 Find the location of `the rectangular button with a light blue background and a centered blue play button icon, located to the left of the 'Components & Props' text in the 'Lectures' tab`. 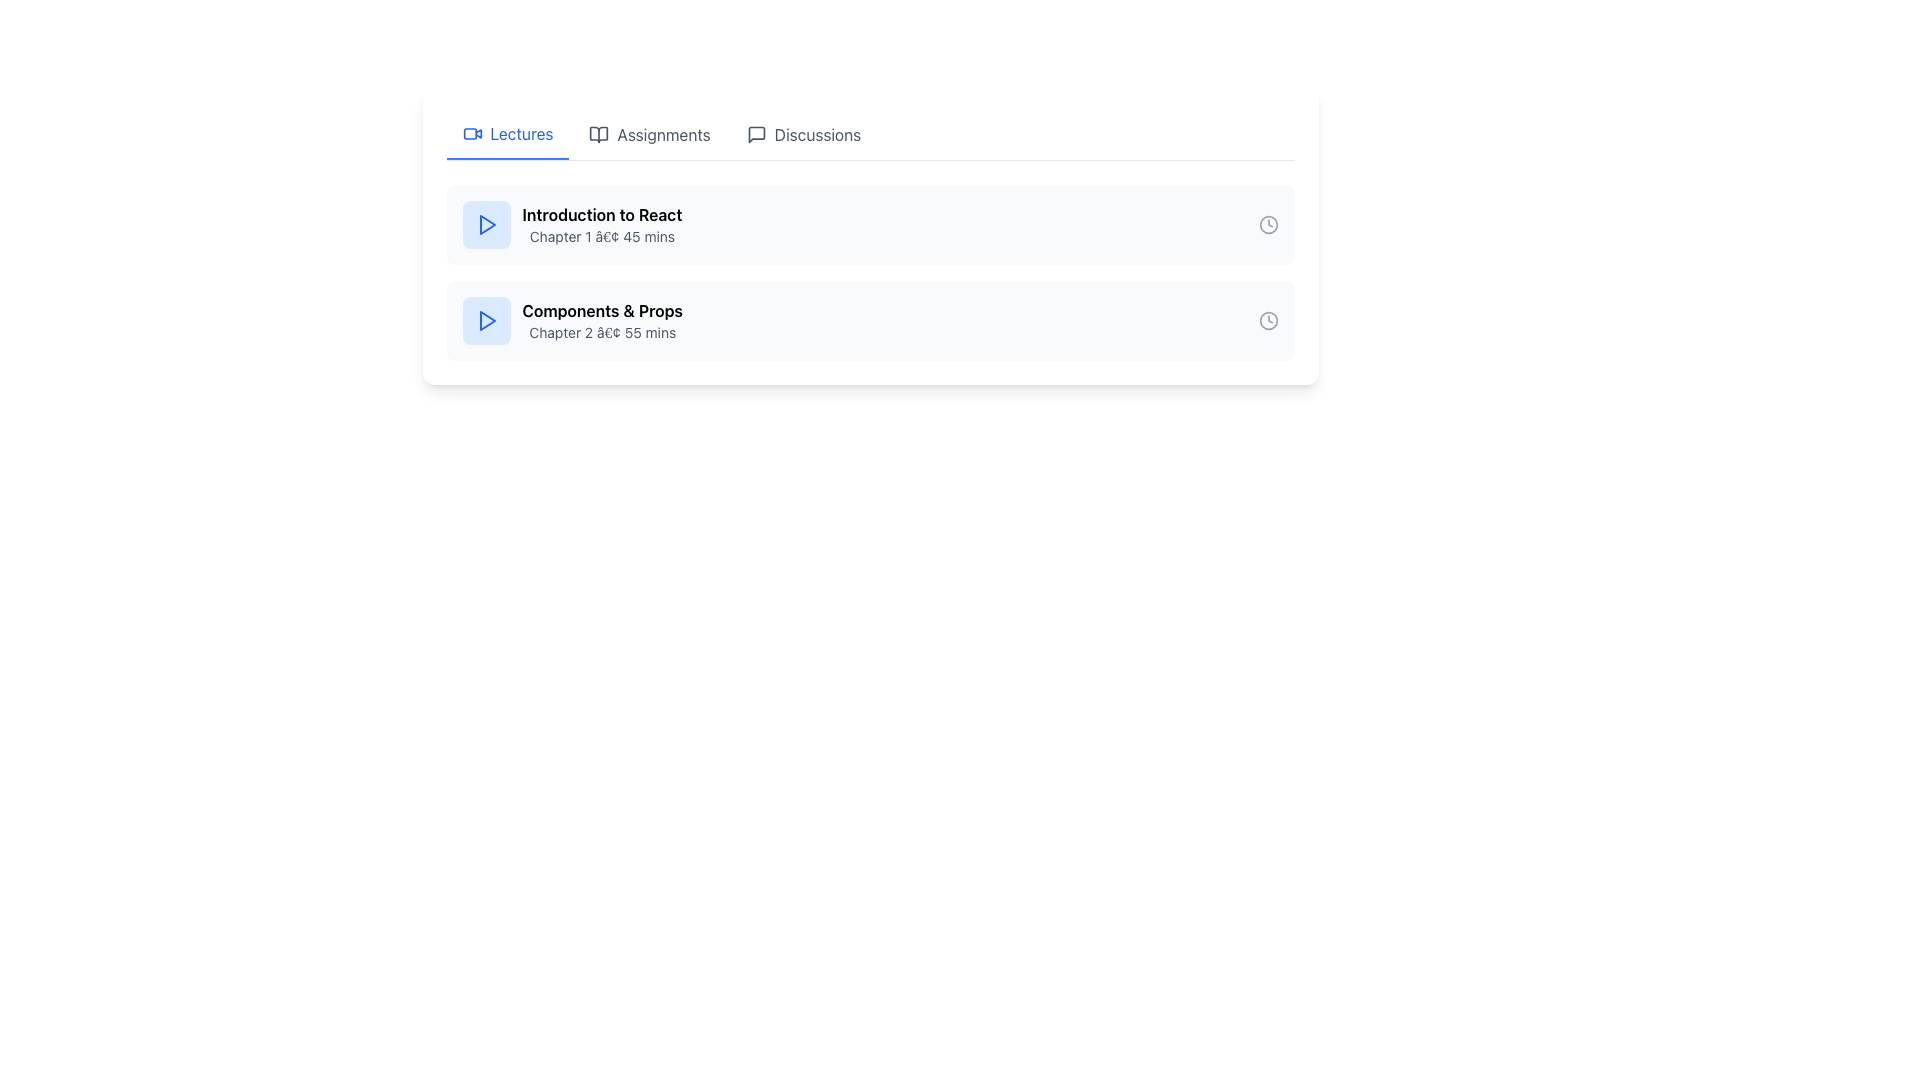

the rectangular button with a light blue background and a centered blue play button icon, located to the left of the 'Components & Props' text in the 'Lectures' tab is located at coordinates (486, 319).